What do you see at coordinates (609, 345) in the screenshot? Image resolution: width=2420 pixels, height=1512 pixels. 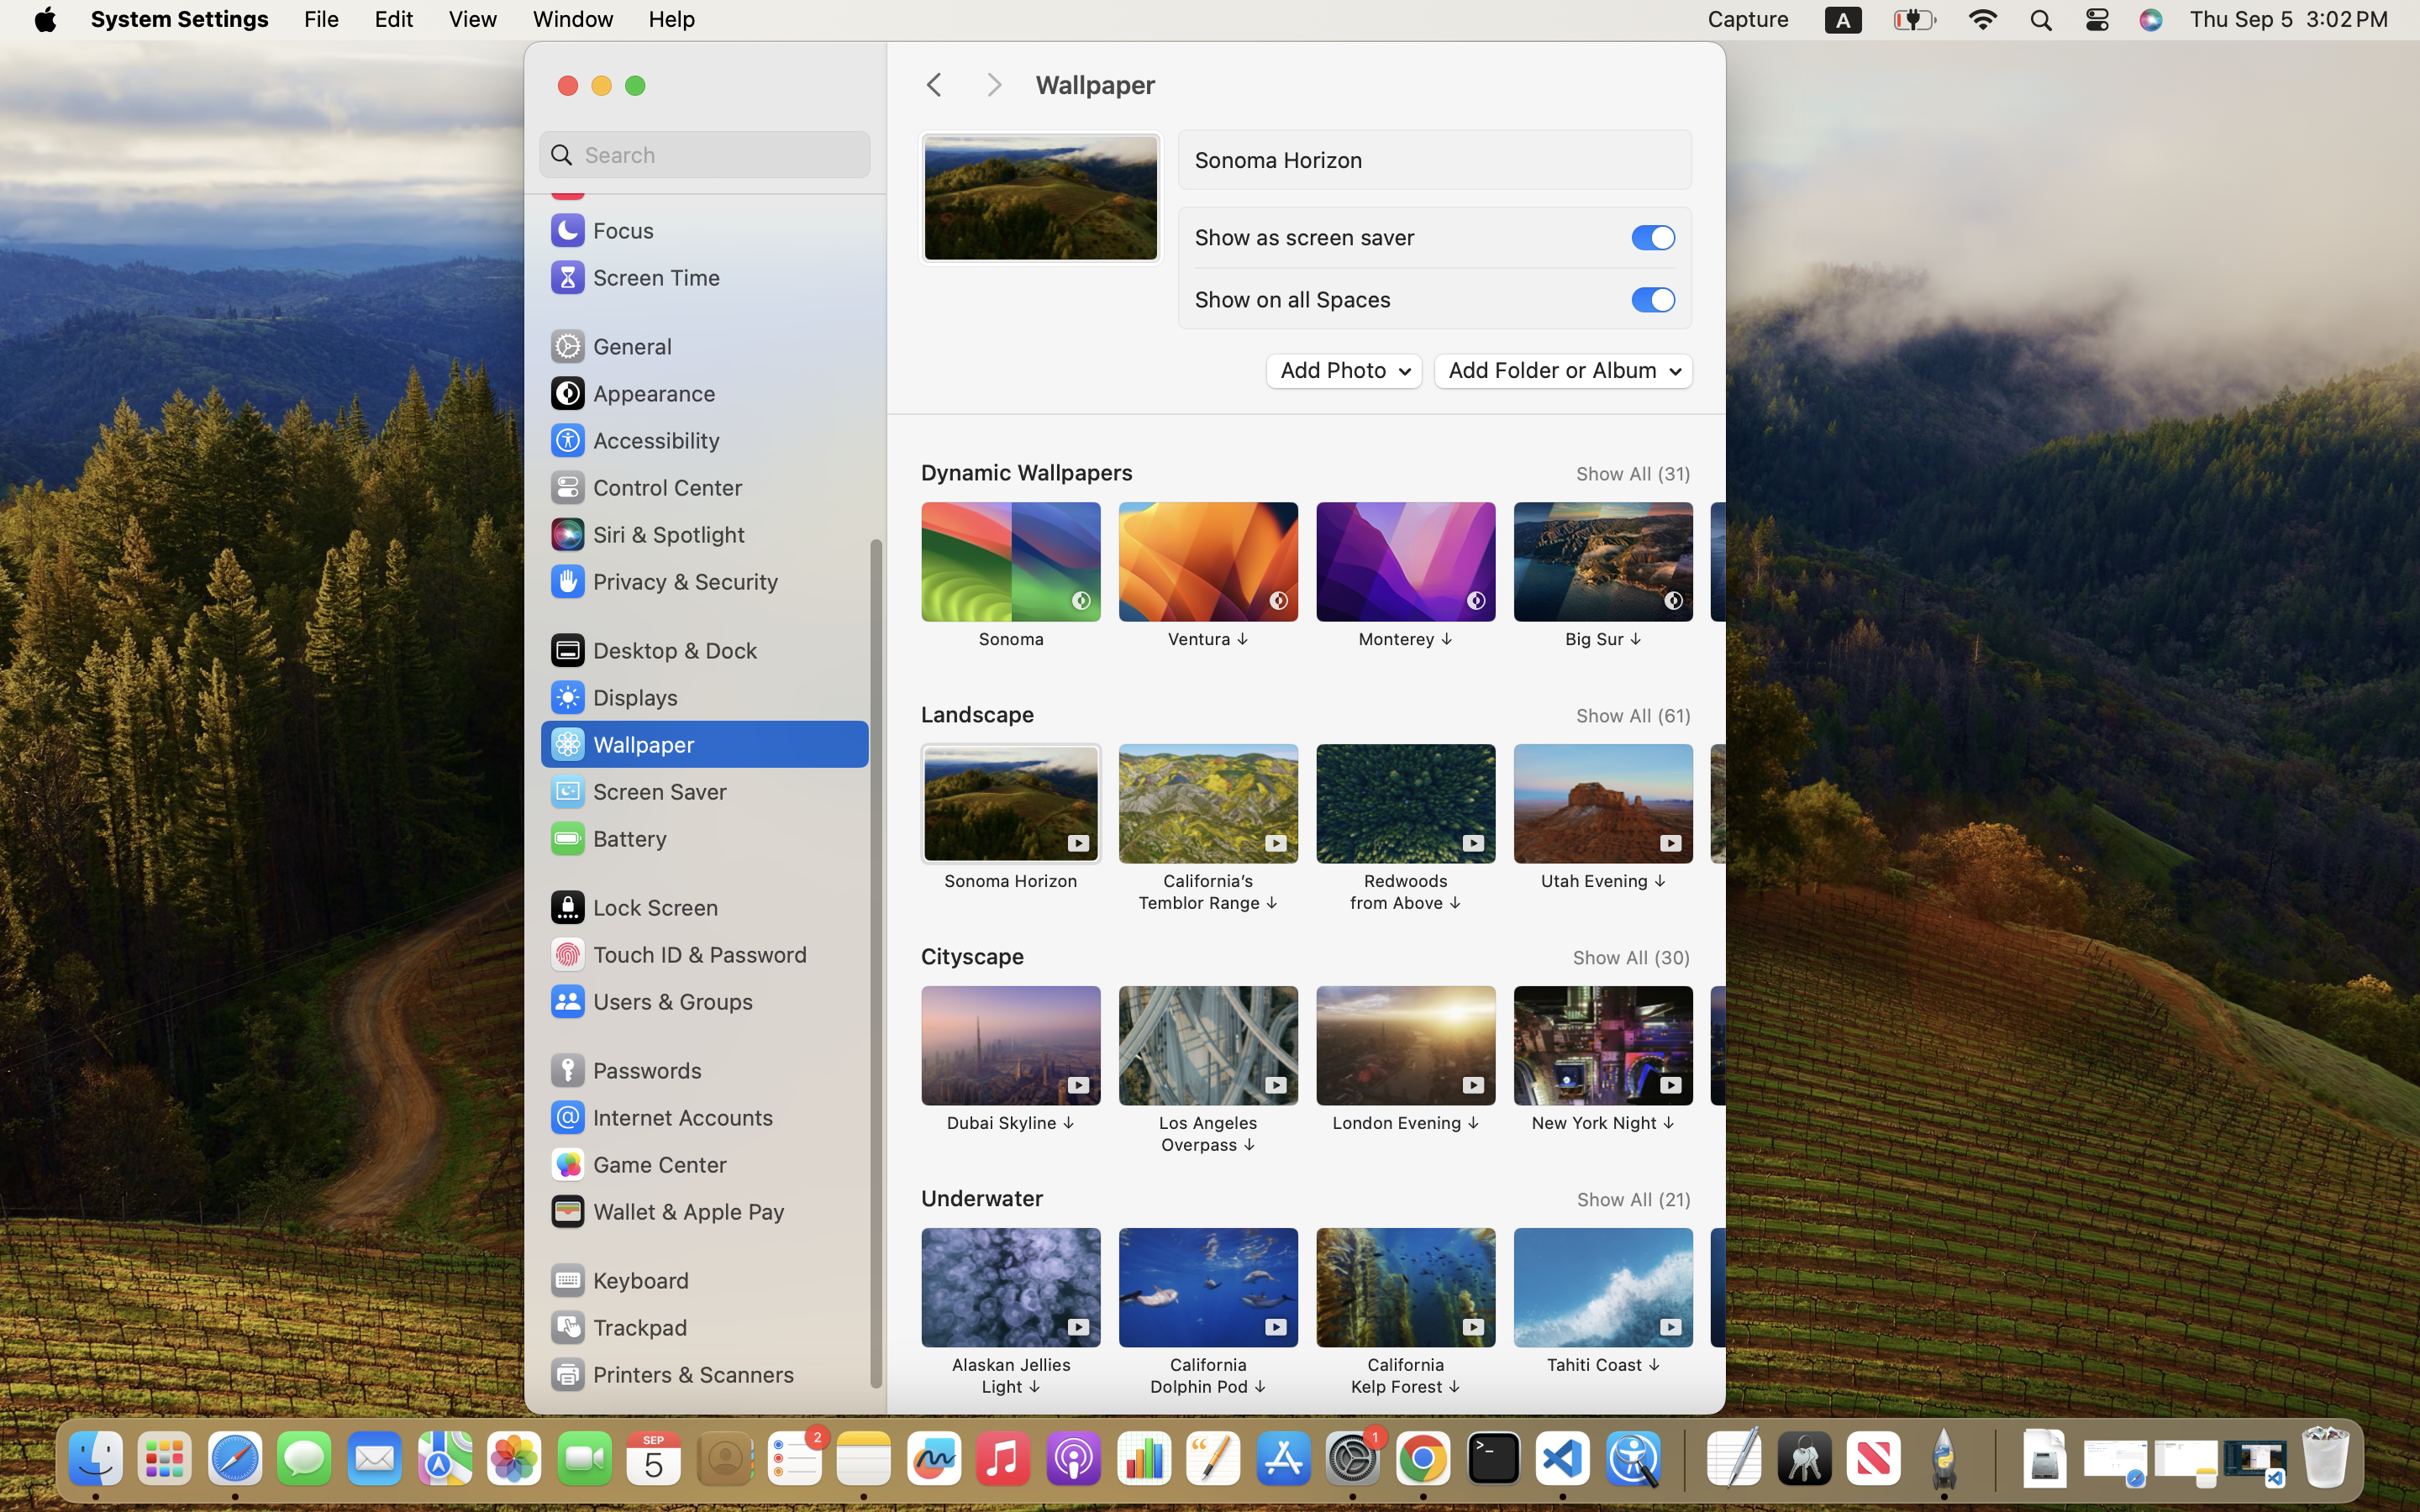 I see `'General'` at bounding box center [609, 345].